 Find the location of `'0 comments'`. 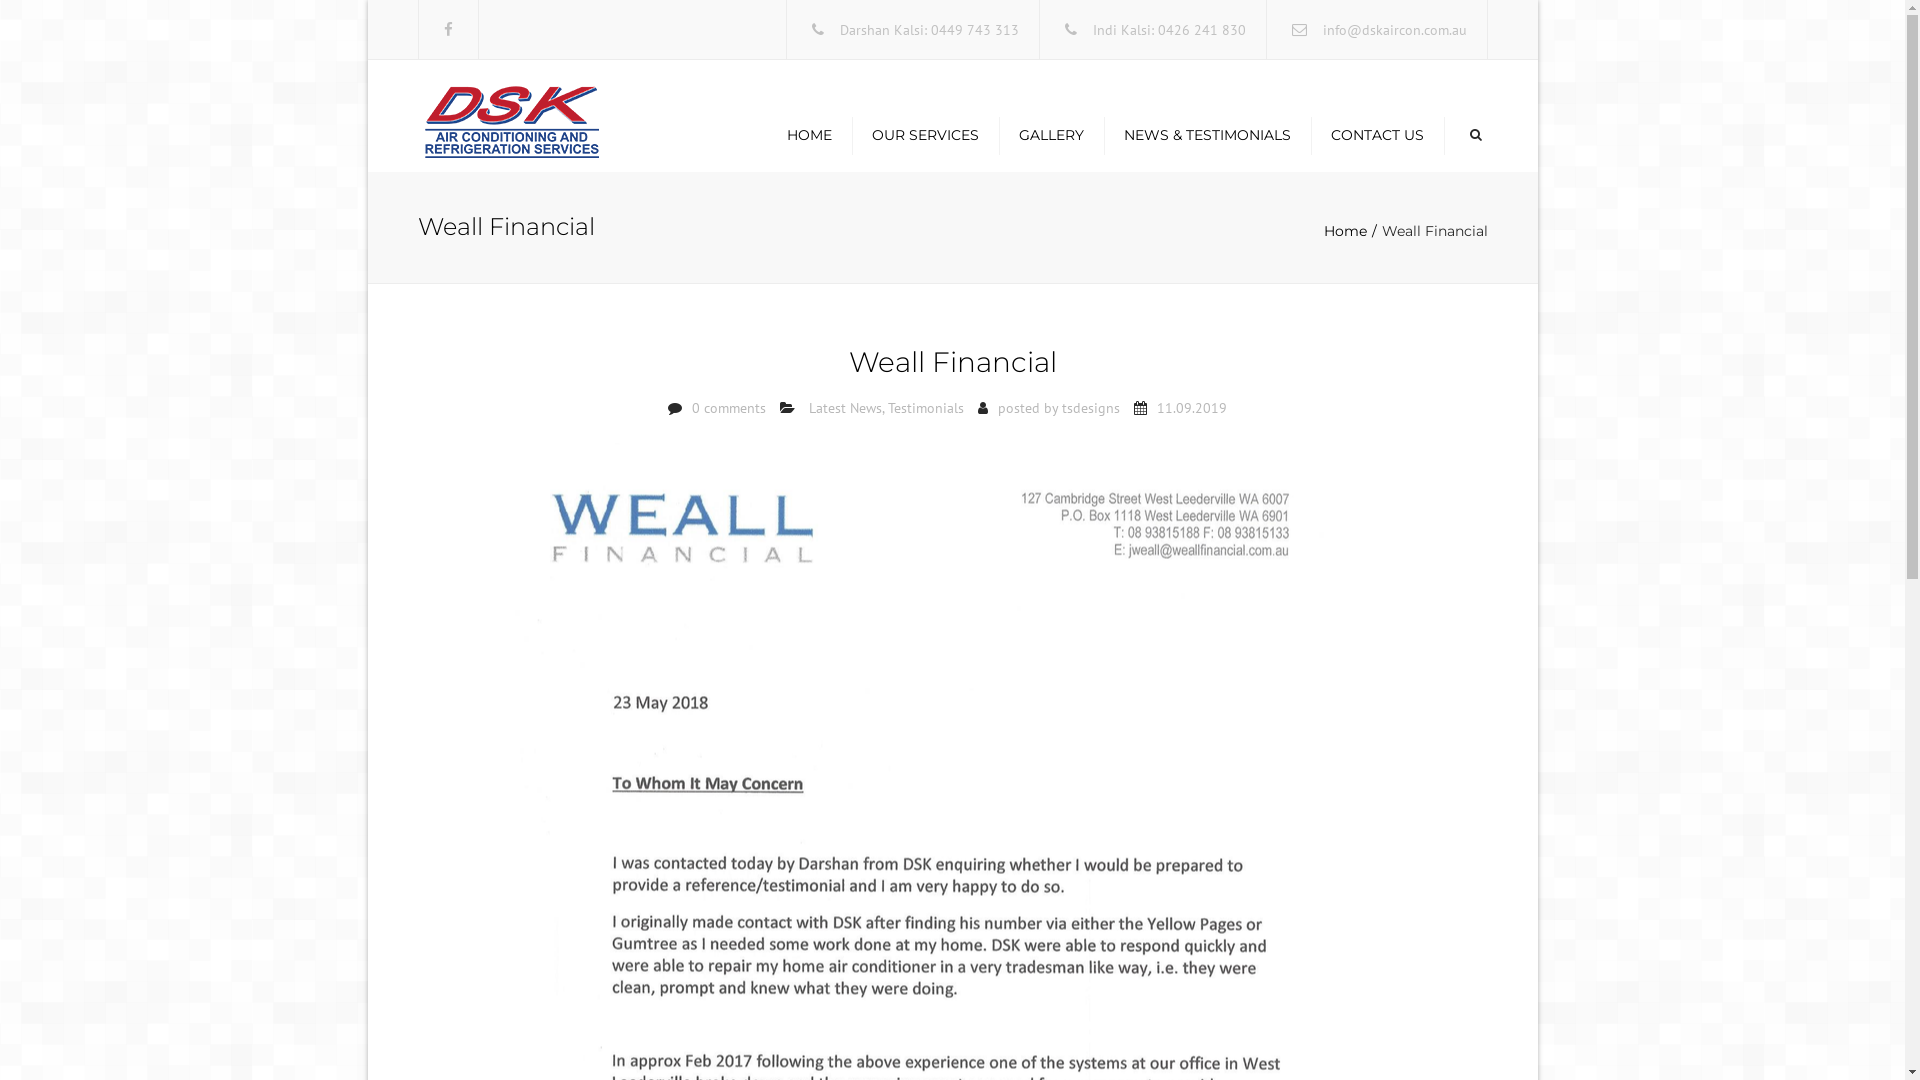

'0 comments' is located at coordinates (728, 407).